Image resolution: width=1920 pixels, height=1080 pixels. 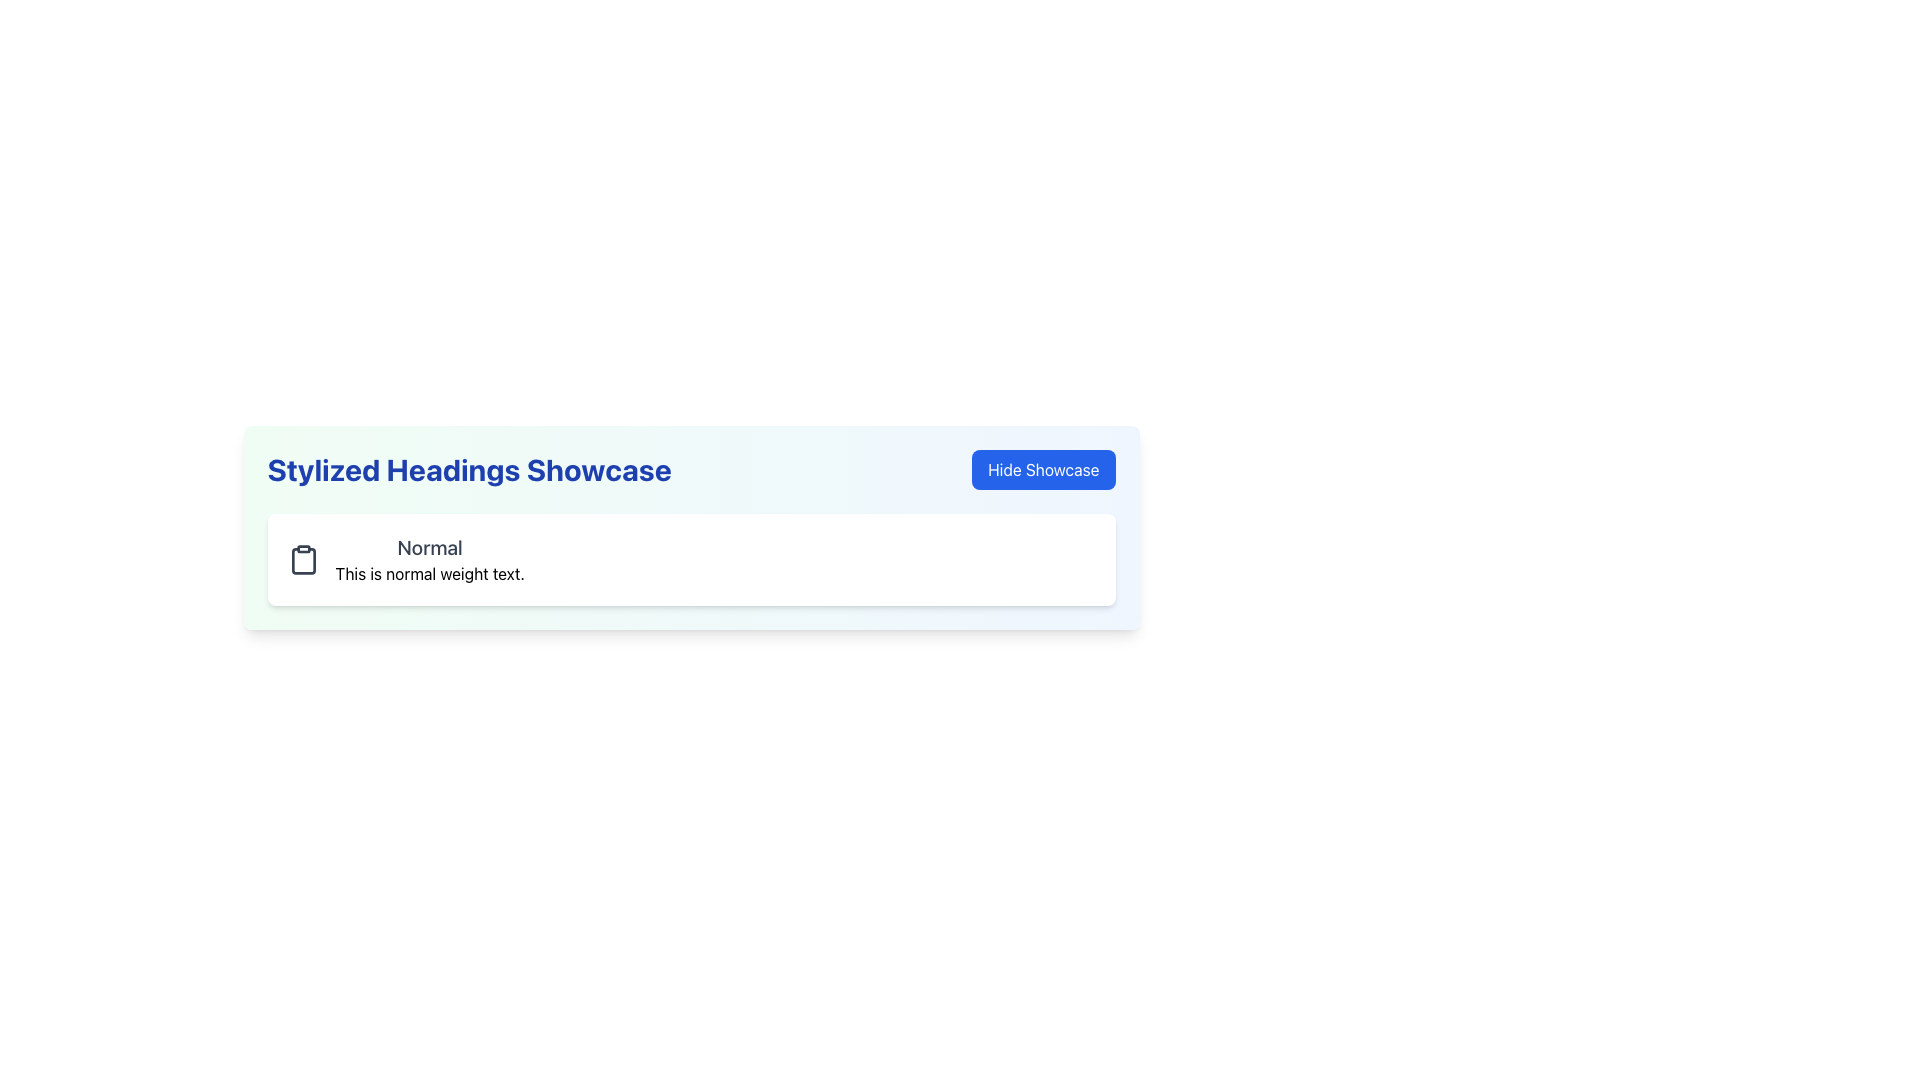 I want to click on the rectangular button with rounded corners that has a blue background and white text reading 'Hide Showcase' to trigger hover effects, so click(x=1042, y=470).